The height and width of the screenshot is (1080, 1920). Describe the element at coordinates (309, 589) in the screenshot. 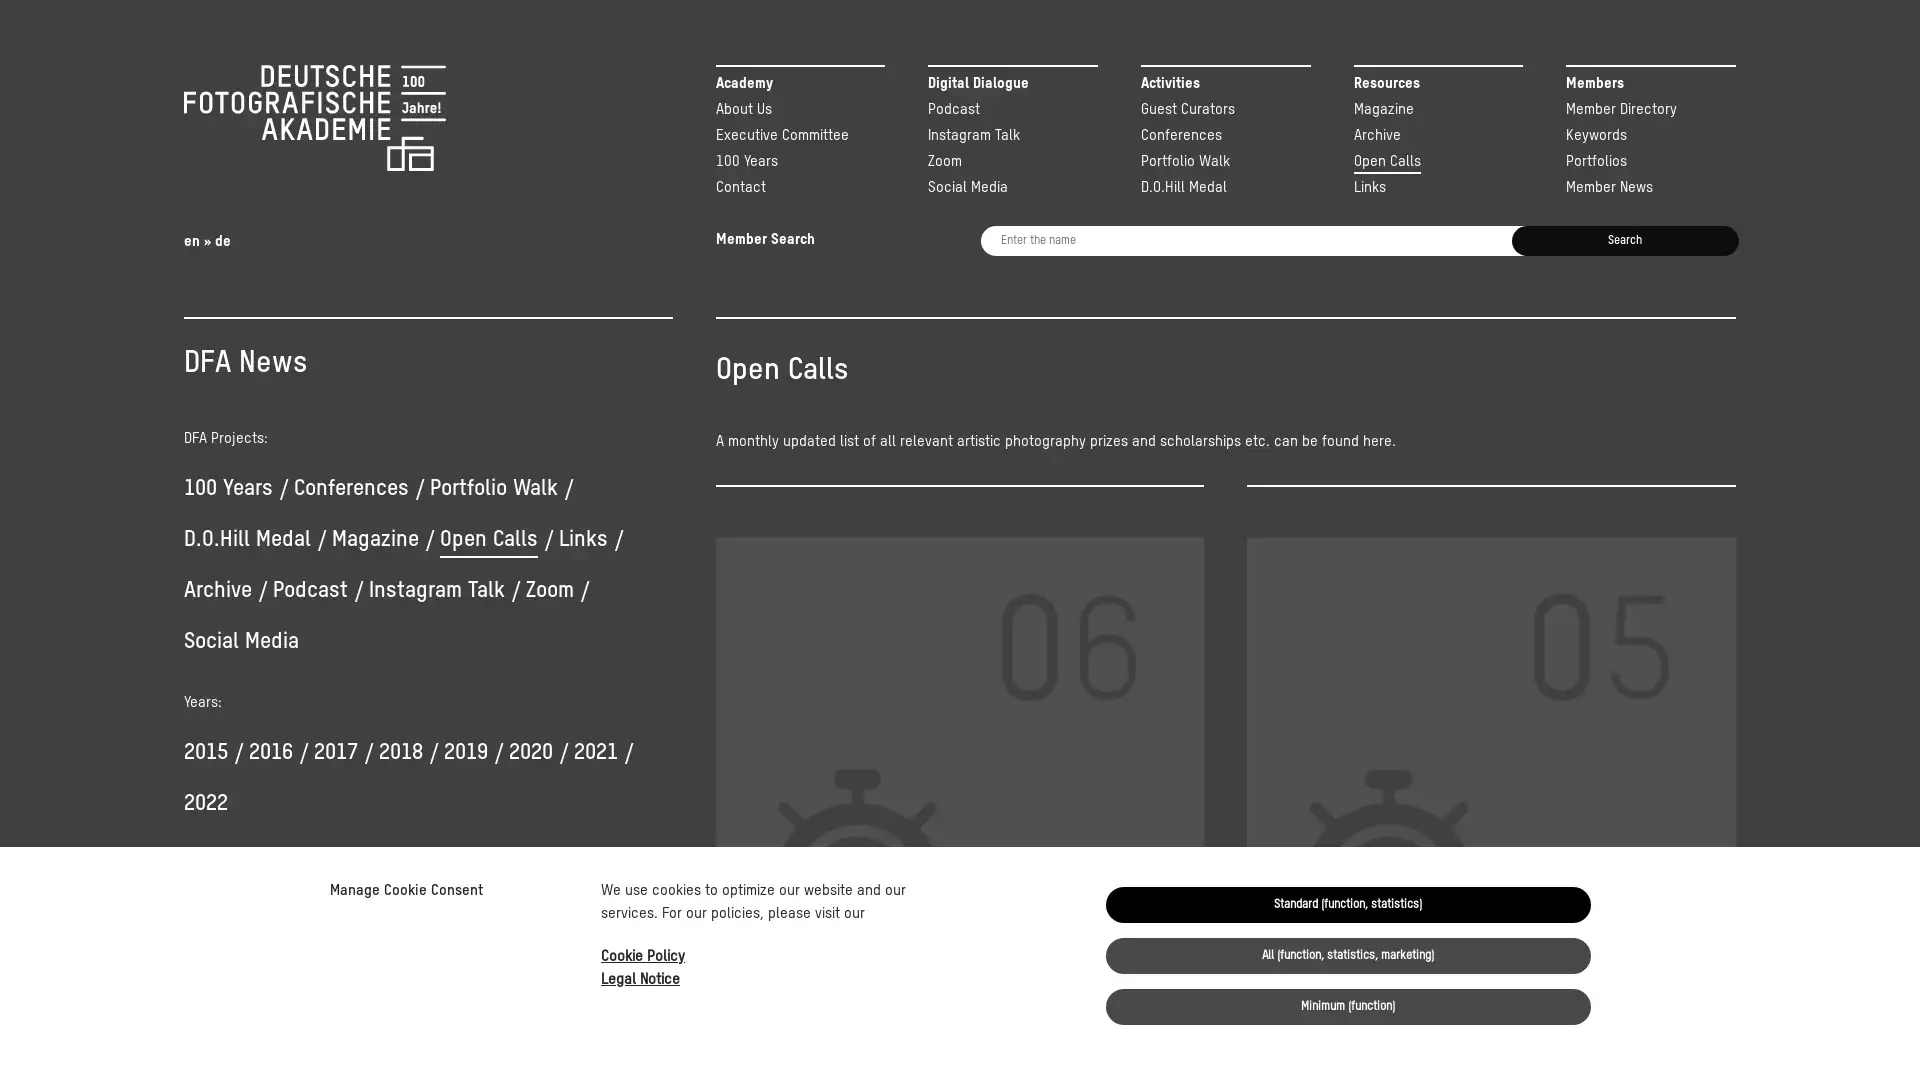

I see `Podcast` at that location.